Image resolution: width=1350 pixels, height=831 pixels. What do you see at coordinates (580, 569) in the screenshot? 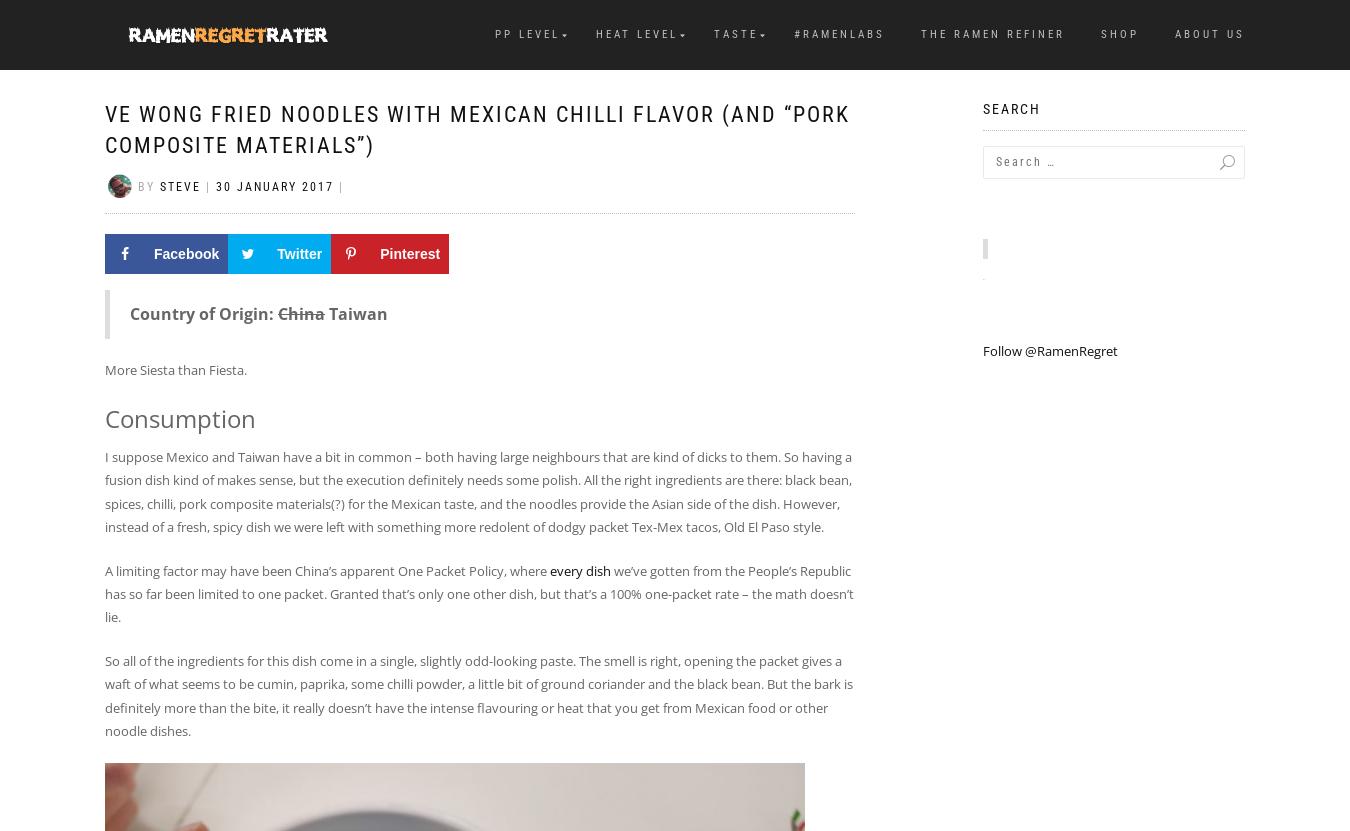
I see `'every dish'` at bounding box center [580, 569].